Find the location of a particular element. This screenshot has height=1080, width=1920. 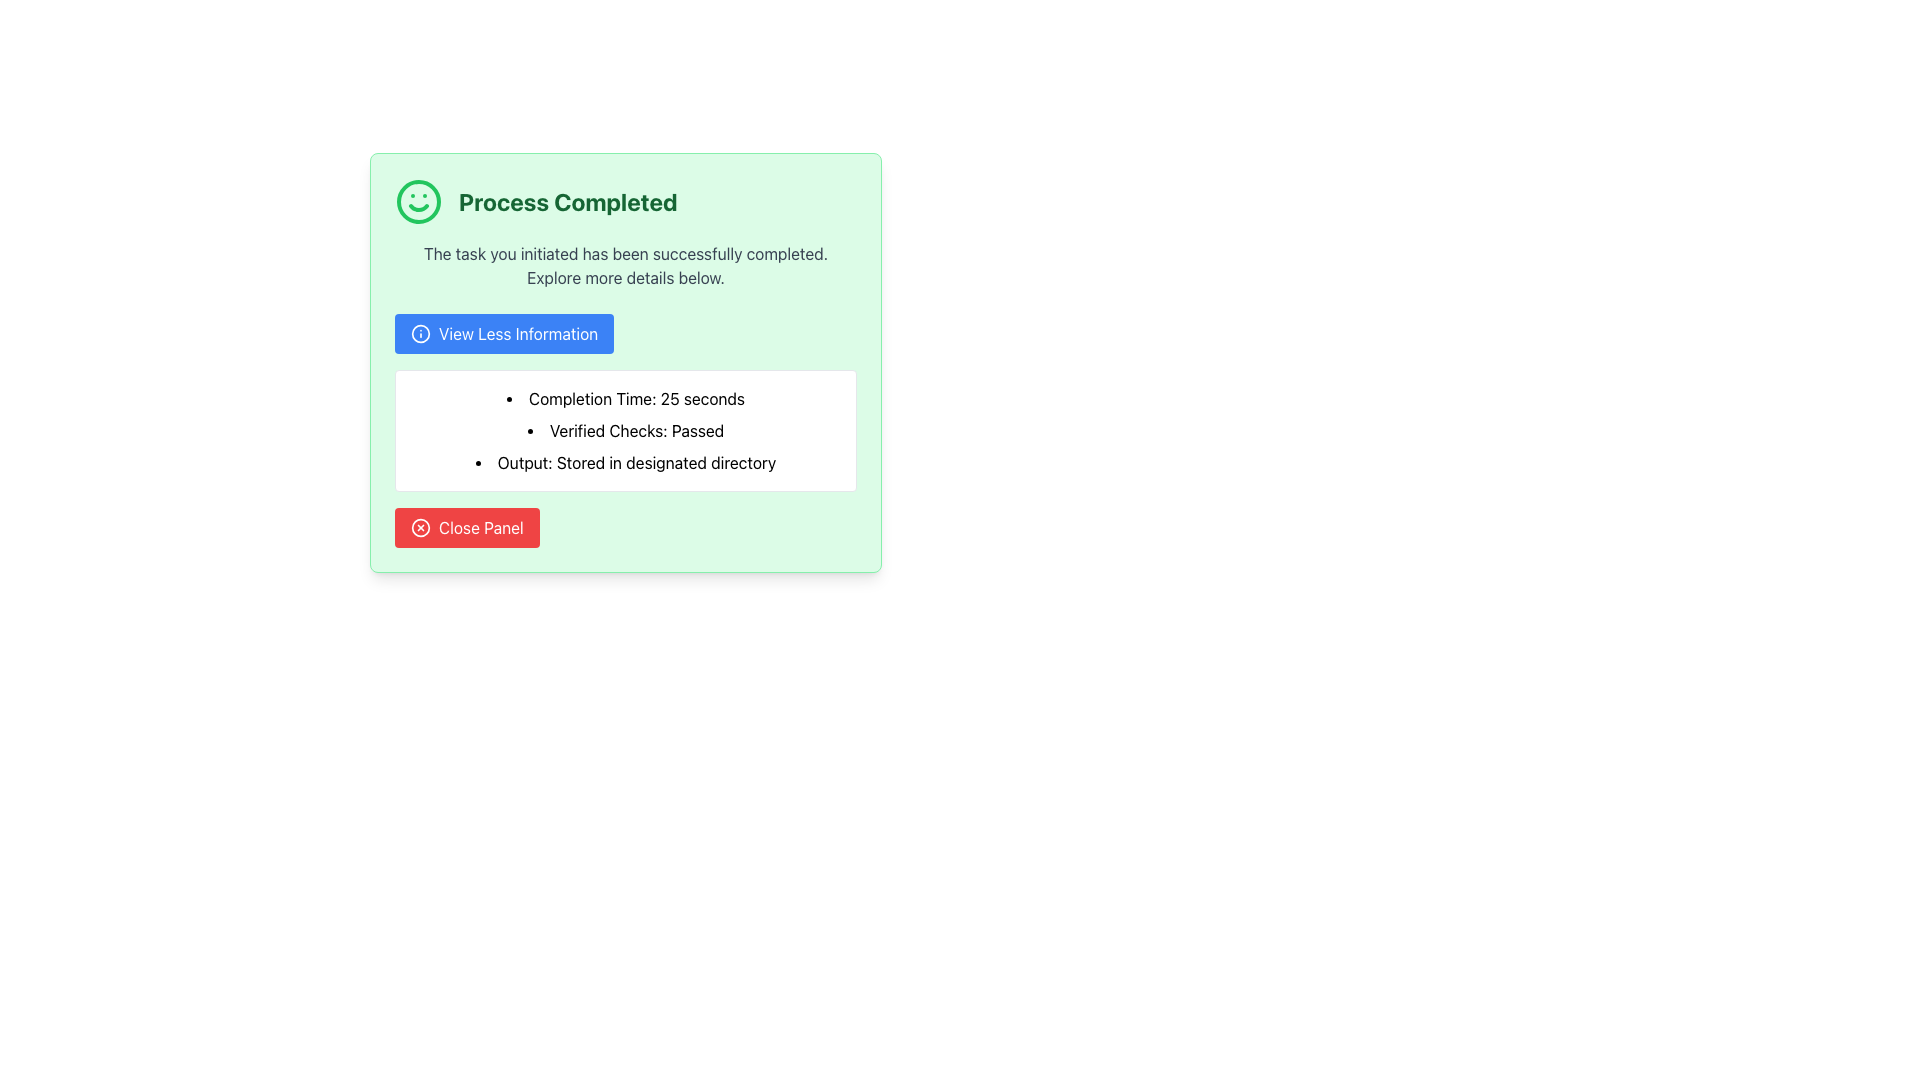

the close button located at the bottom of the light green panel is located at coordinates (466, 527).